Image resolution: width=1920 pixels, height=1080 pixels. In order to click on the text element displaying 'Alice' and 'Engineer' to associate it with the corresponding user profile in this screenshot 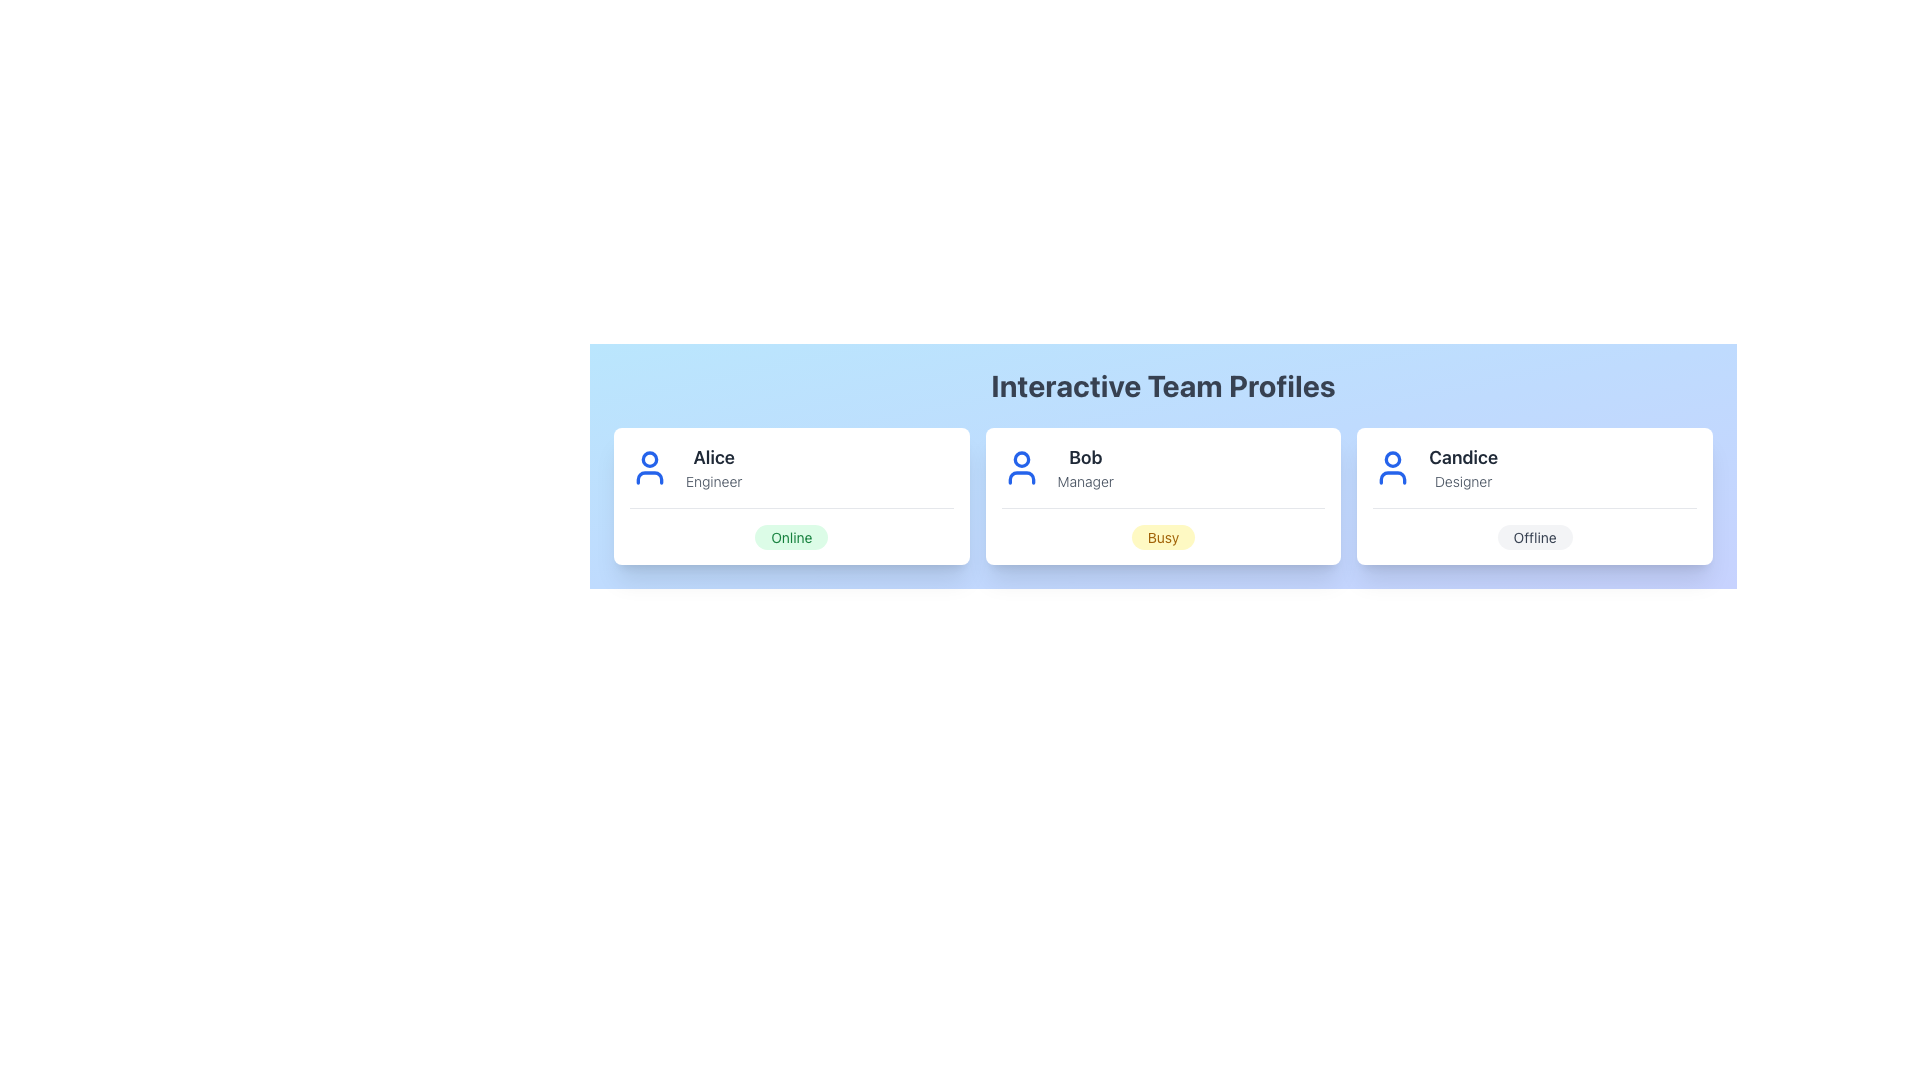, I will do `click(714, 467)`.